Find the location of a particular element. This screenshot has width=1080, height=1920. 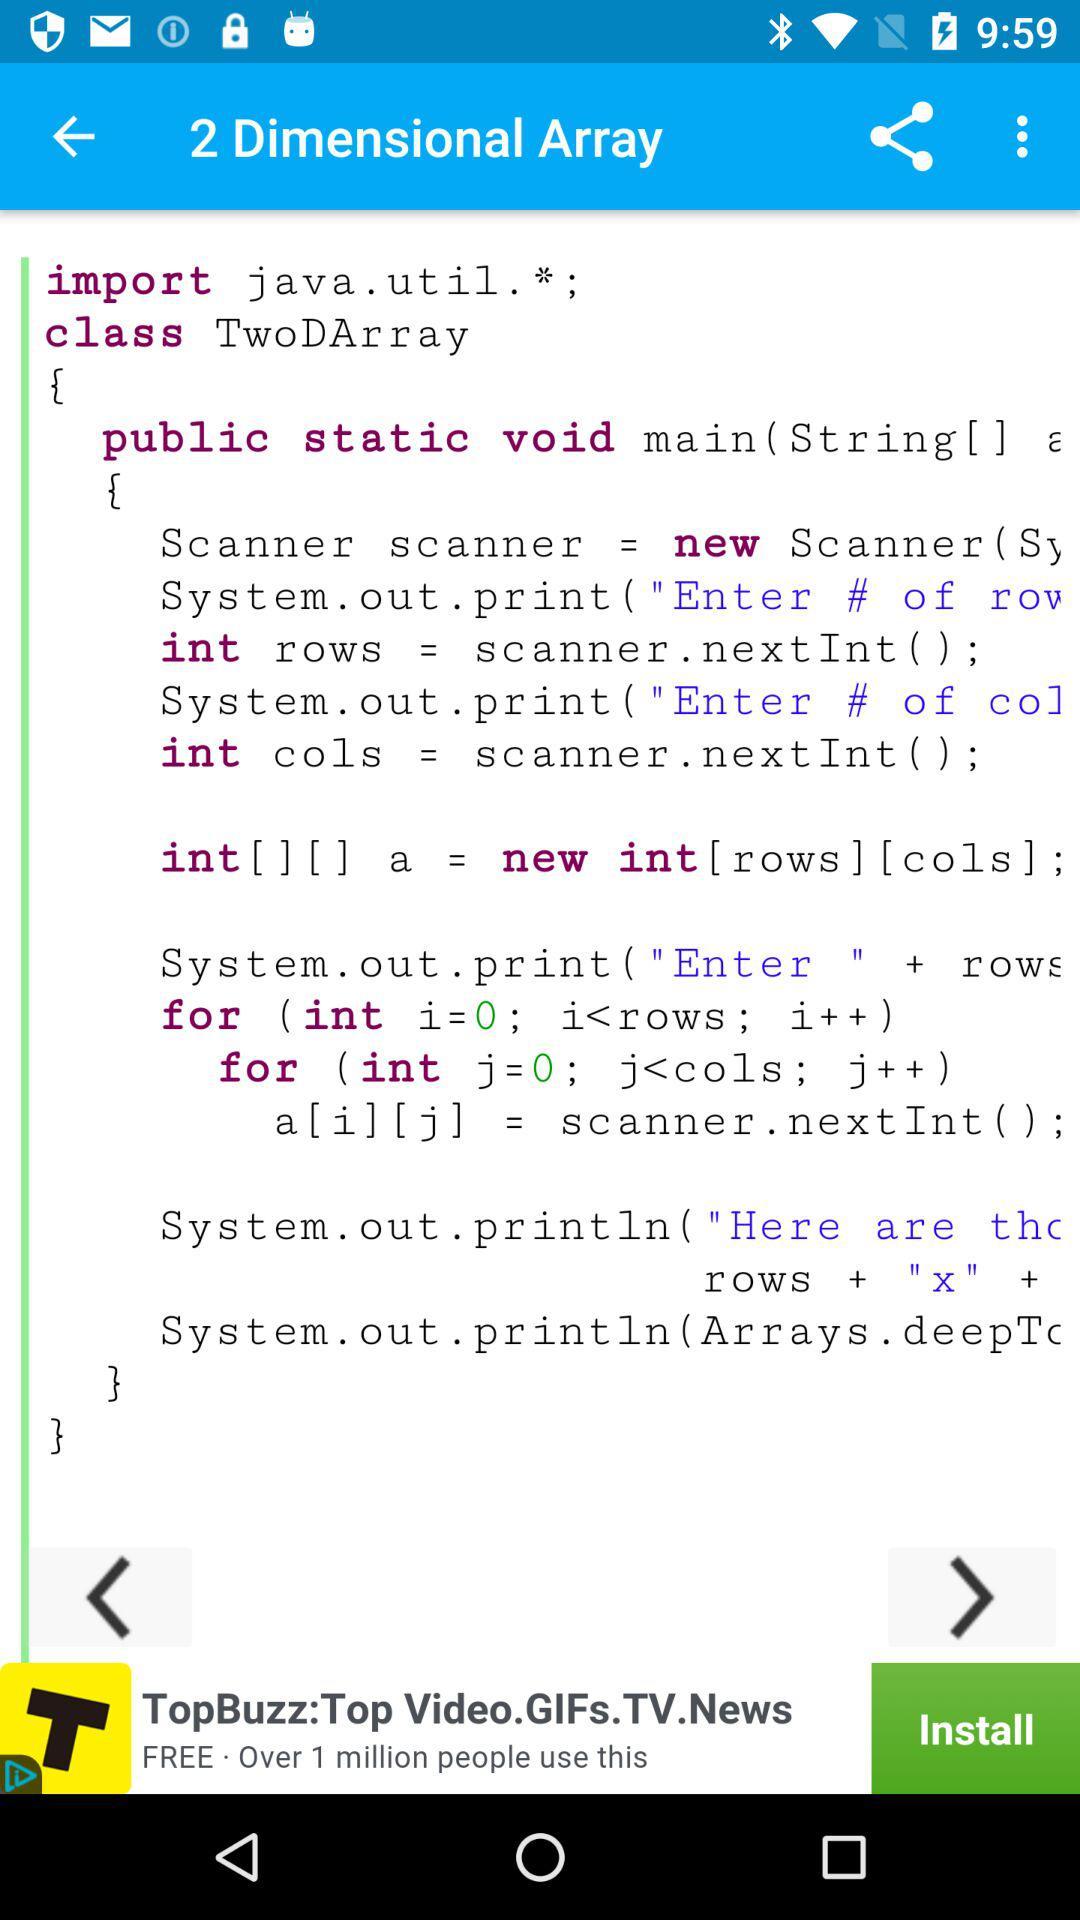

install is located at coordinates (540, 1727).